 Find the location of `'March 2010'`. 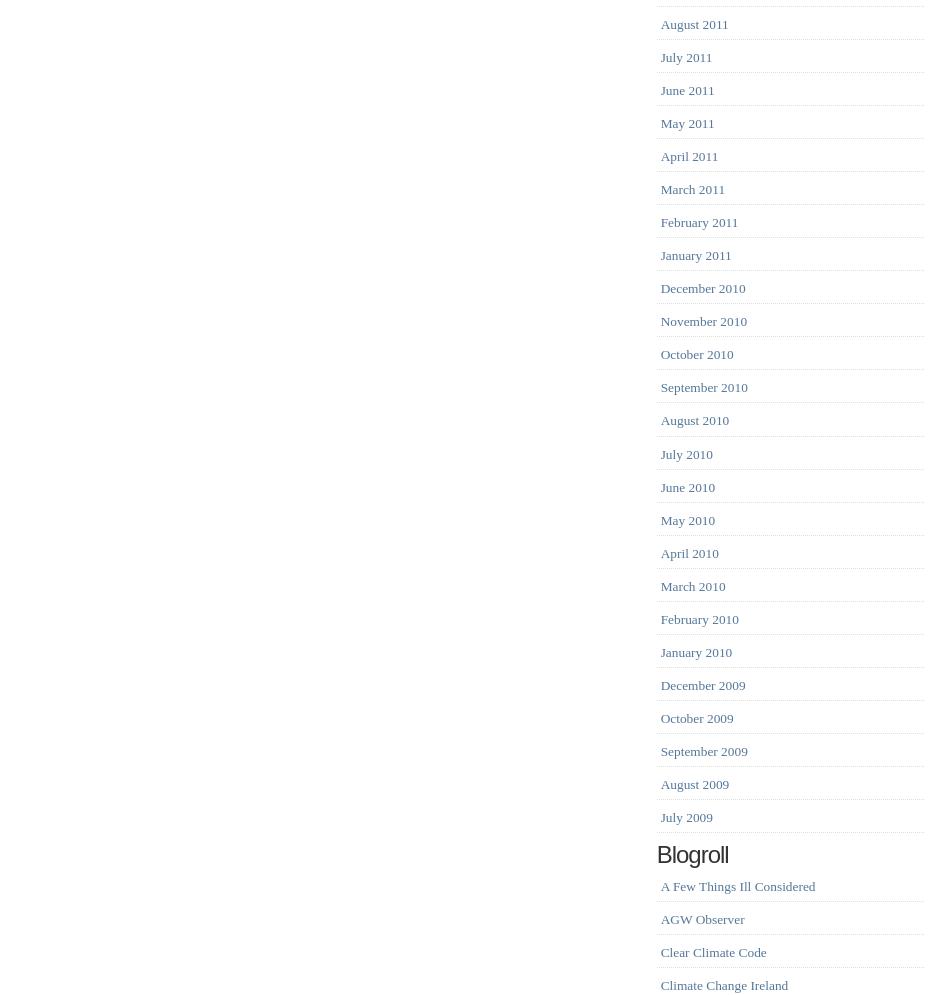

'March 2010' is located at coordinates (660, 584).